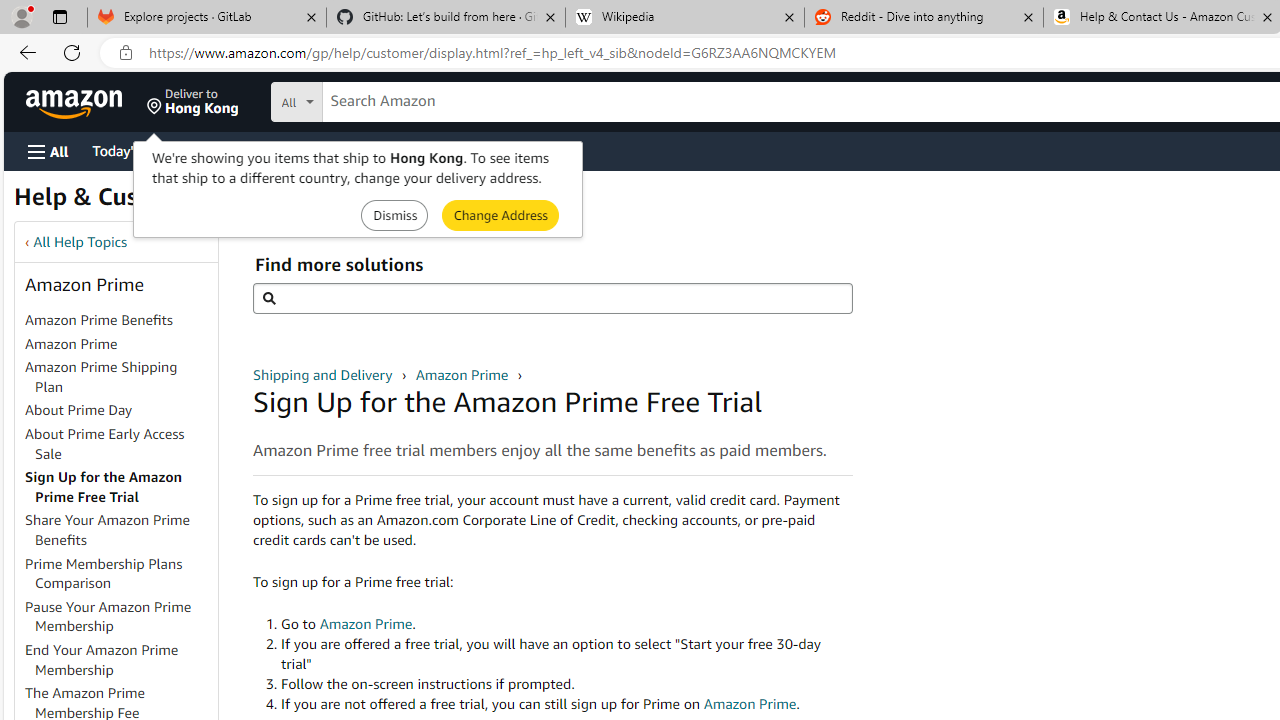 The height and width of the screenshot is (720, 1280). What do you see at coordinates (119, 573) in the screenshot?
I see `'Prime Membership Plans Comparison'` at bounding box center [119, 573].